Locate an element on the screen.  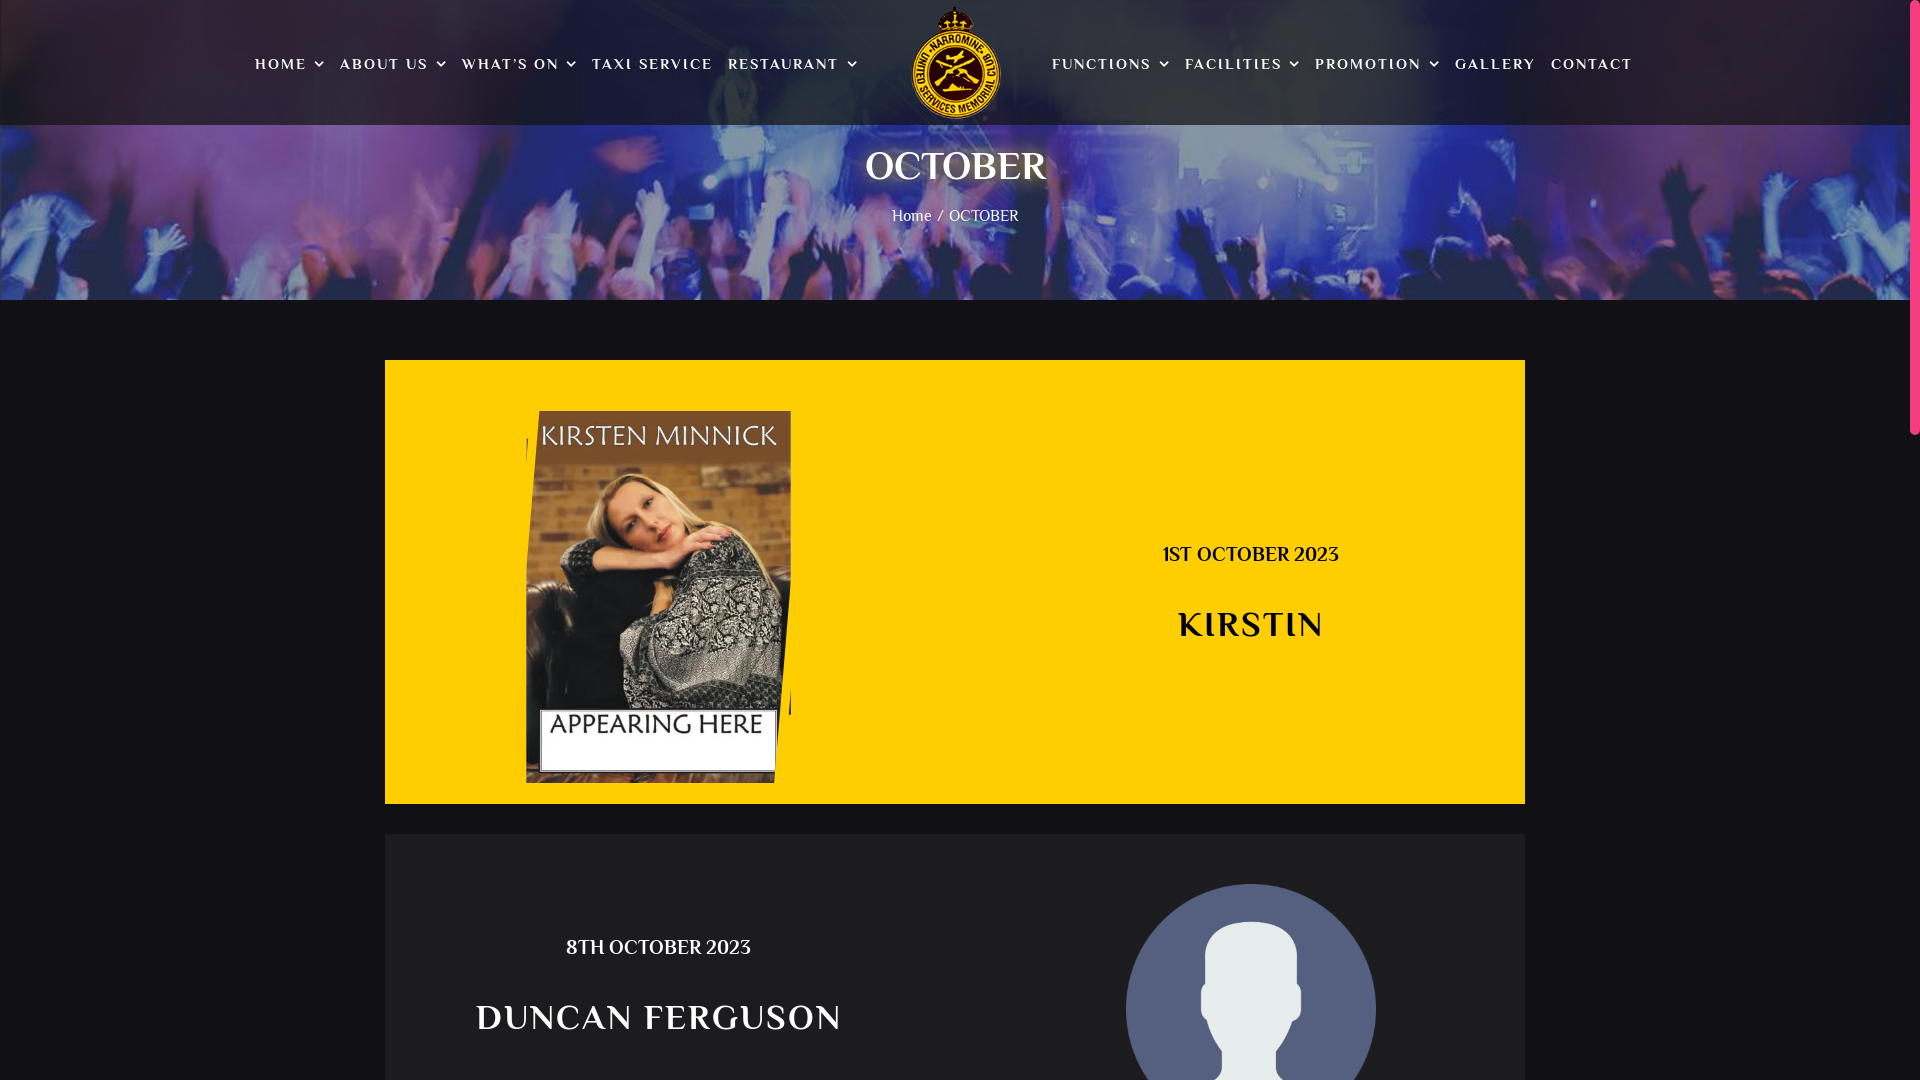
'RESTAURANT' is located at coordinates (791, 64).